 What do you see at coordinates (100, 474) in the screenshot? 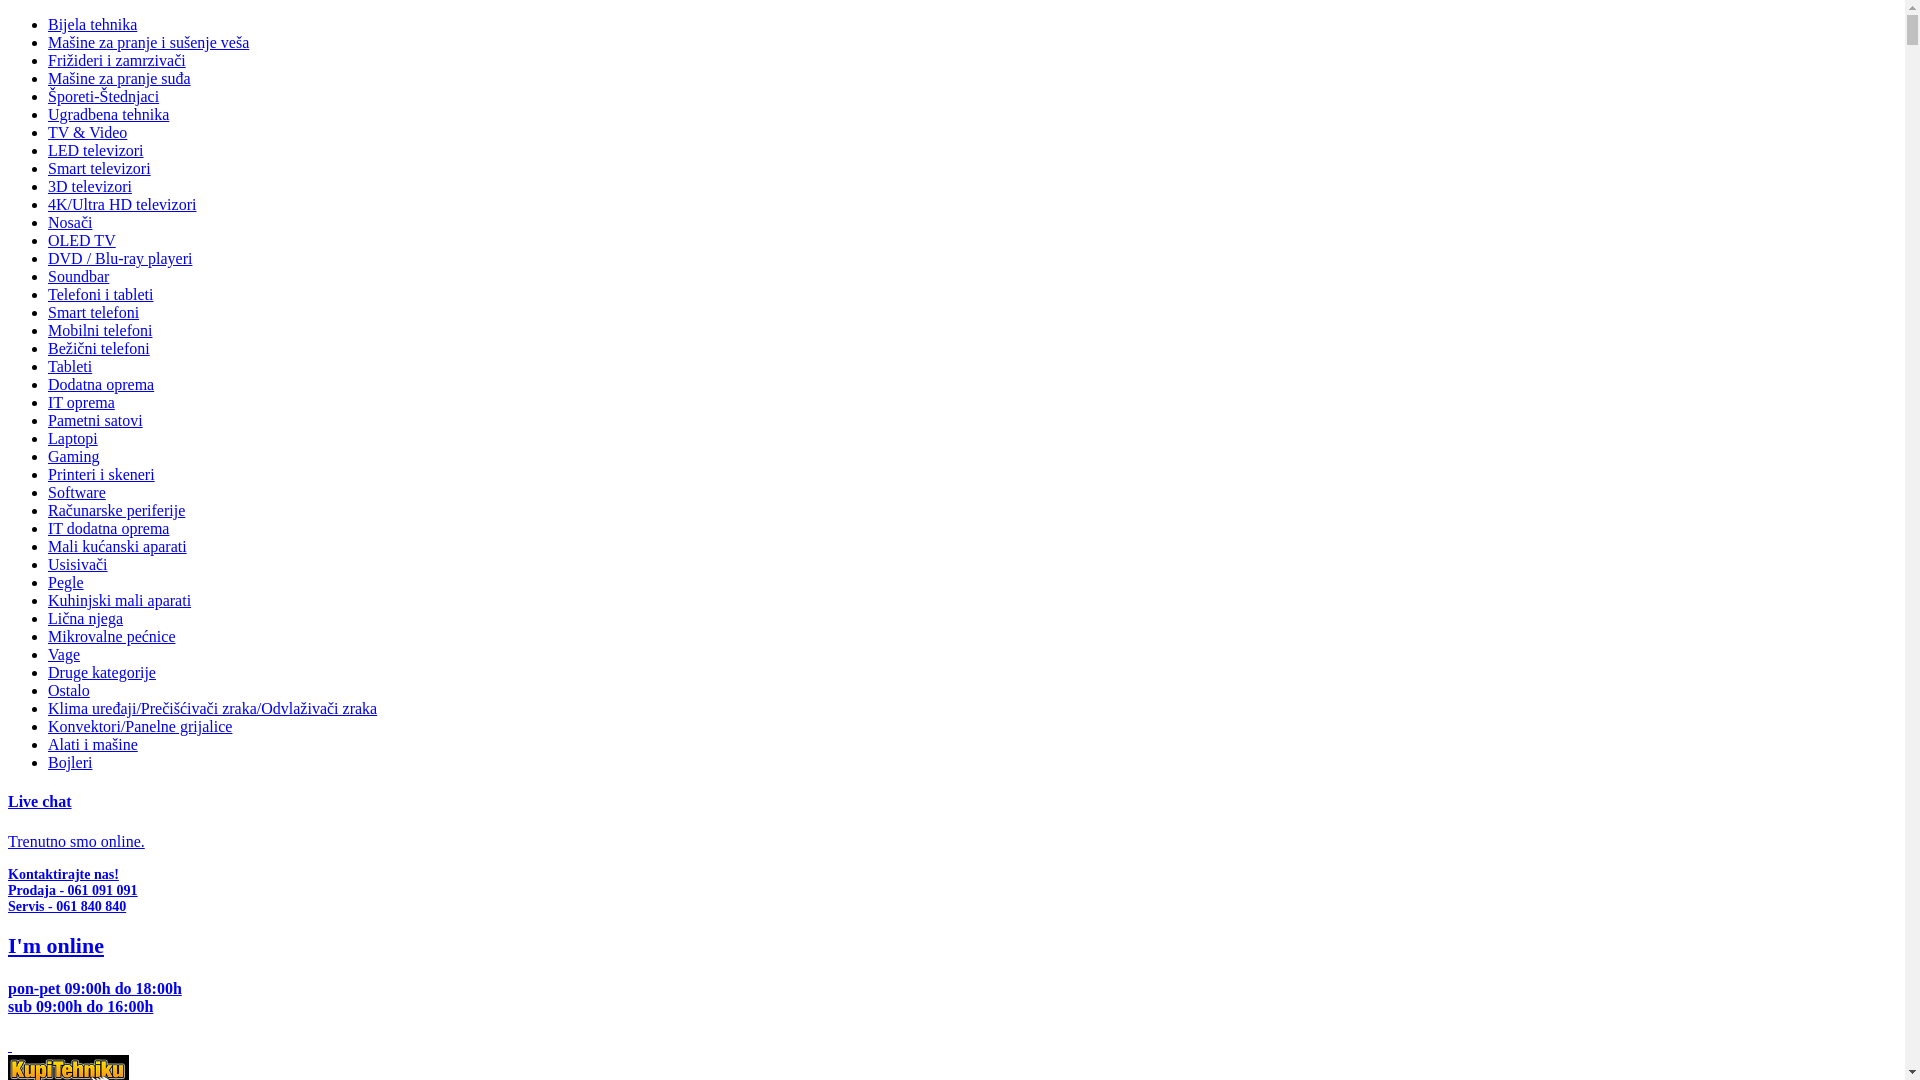
I see `'Printeri i skeneri'` at bounding box center [100, 474].